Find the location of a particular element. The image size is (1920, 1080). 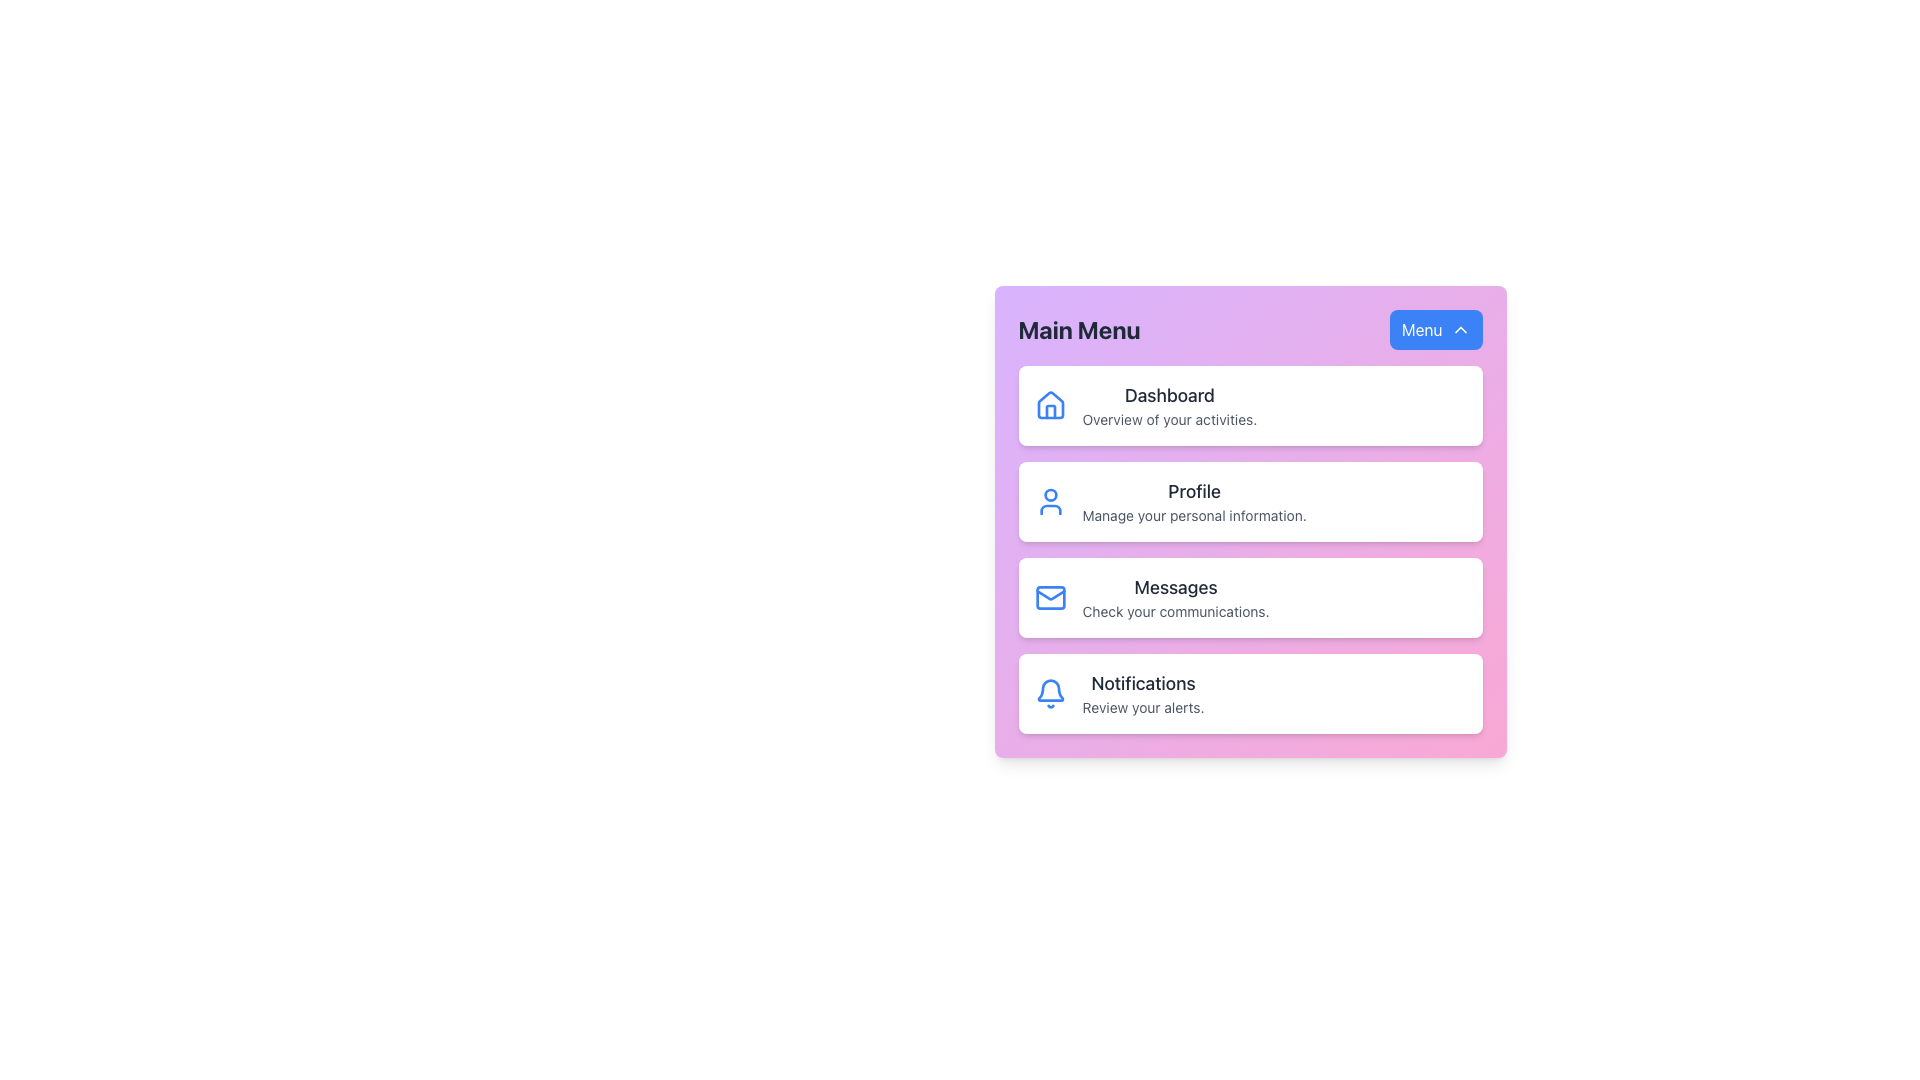

the upper torso and shoulders icon in the profile section of the main menu, located at the top left of the interface is located at coordinates (1049, 508).